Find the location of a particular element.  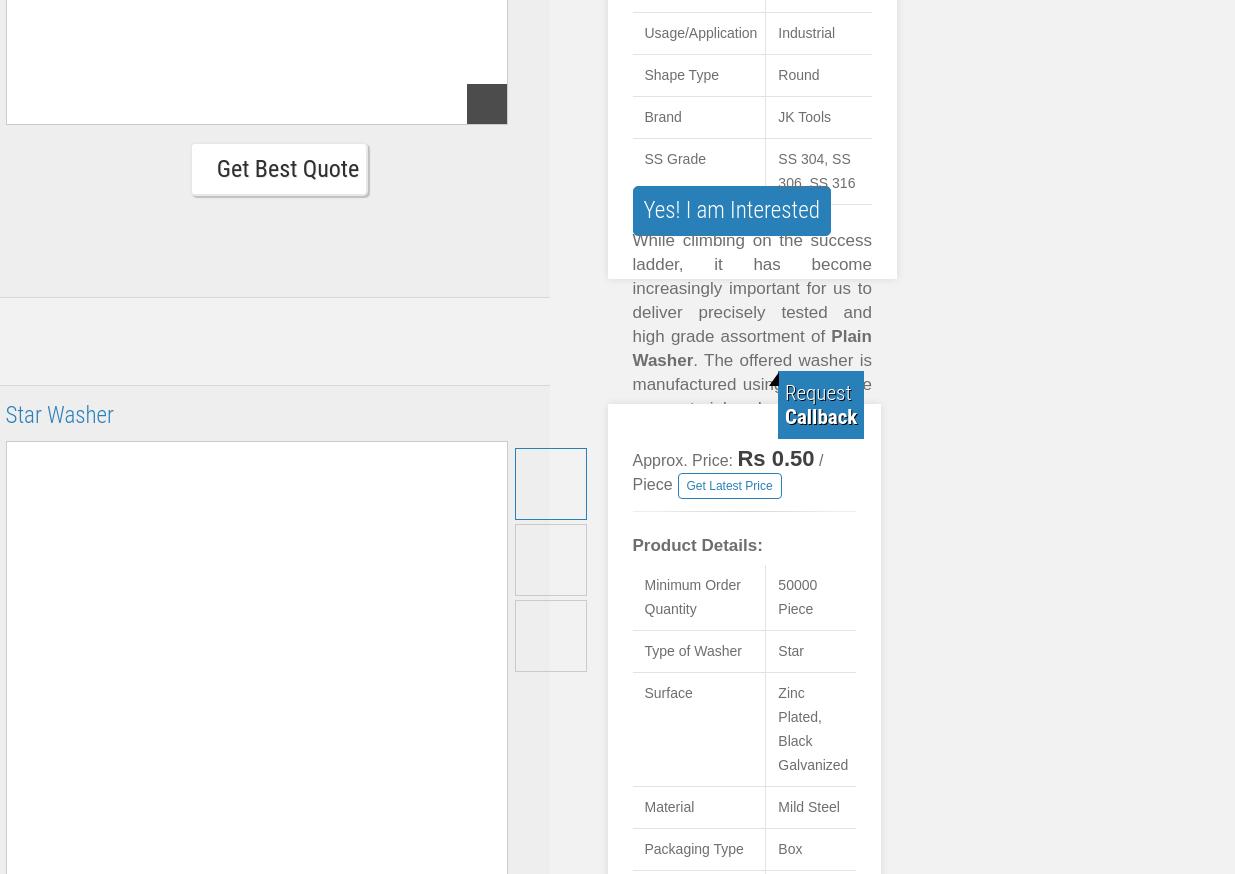

'SS 304, SS 306, SS 316' is located at coordinates (816, 170).